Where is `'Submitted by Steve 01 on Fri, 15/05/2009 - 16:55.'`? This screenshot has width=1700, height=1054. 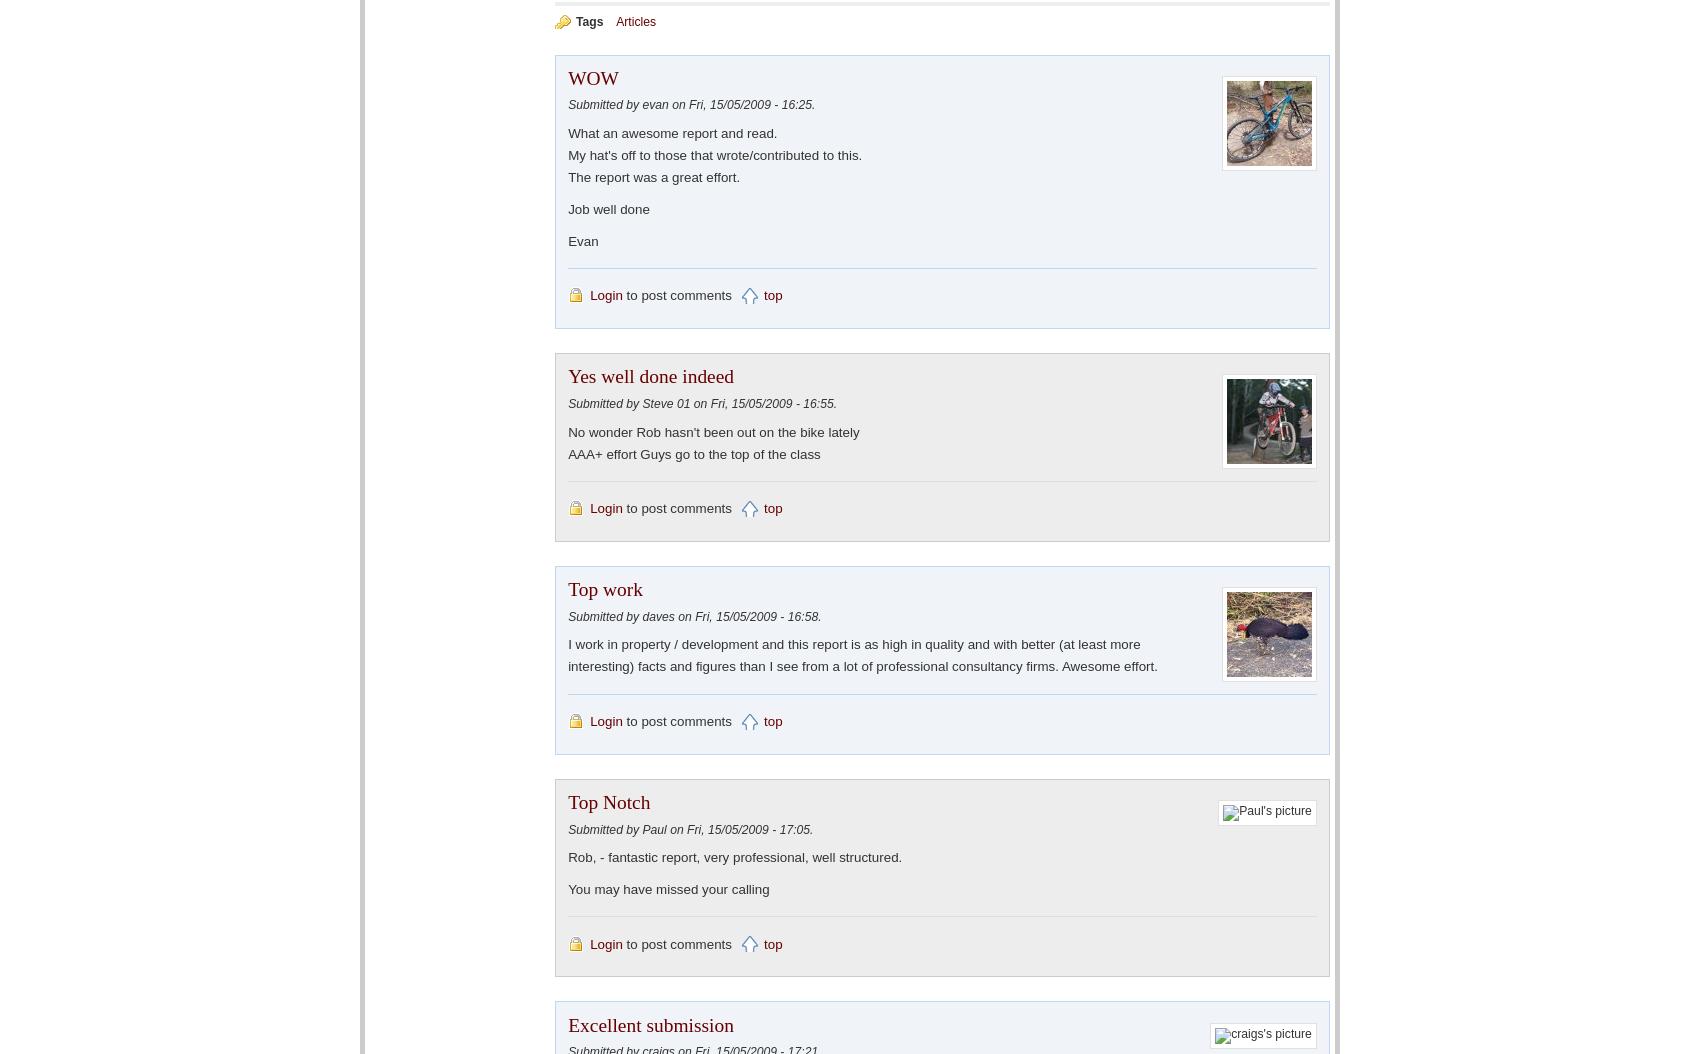
'Submitted by Steve 01 on Fri, 15/05/2009 - 16:55.' is located at coordinates (702, 402).